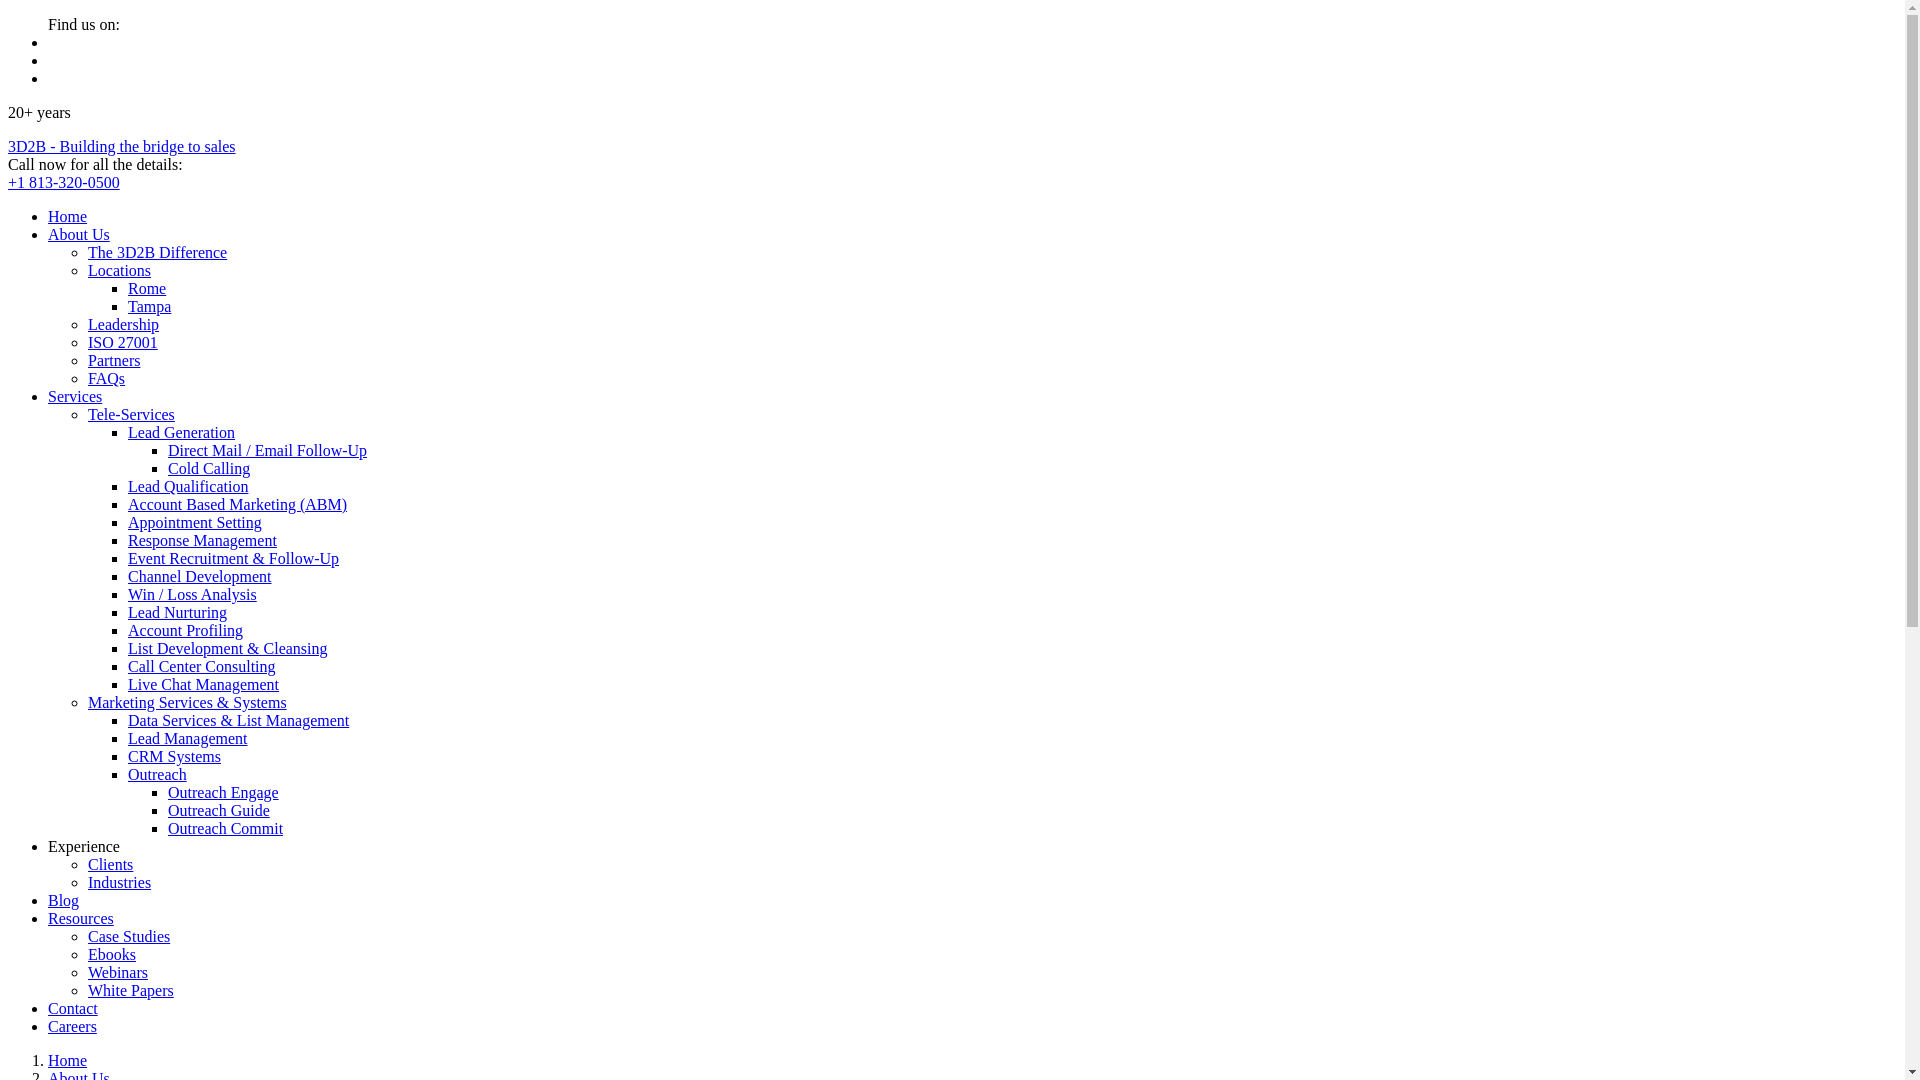  I want to click on 'Blog', so click(63, 900).